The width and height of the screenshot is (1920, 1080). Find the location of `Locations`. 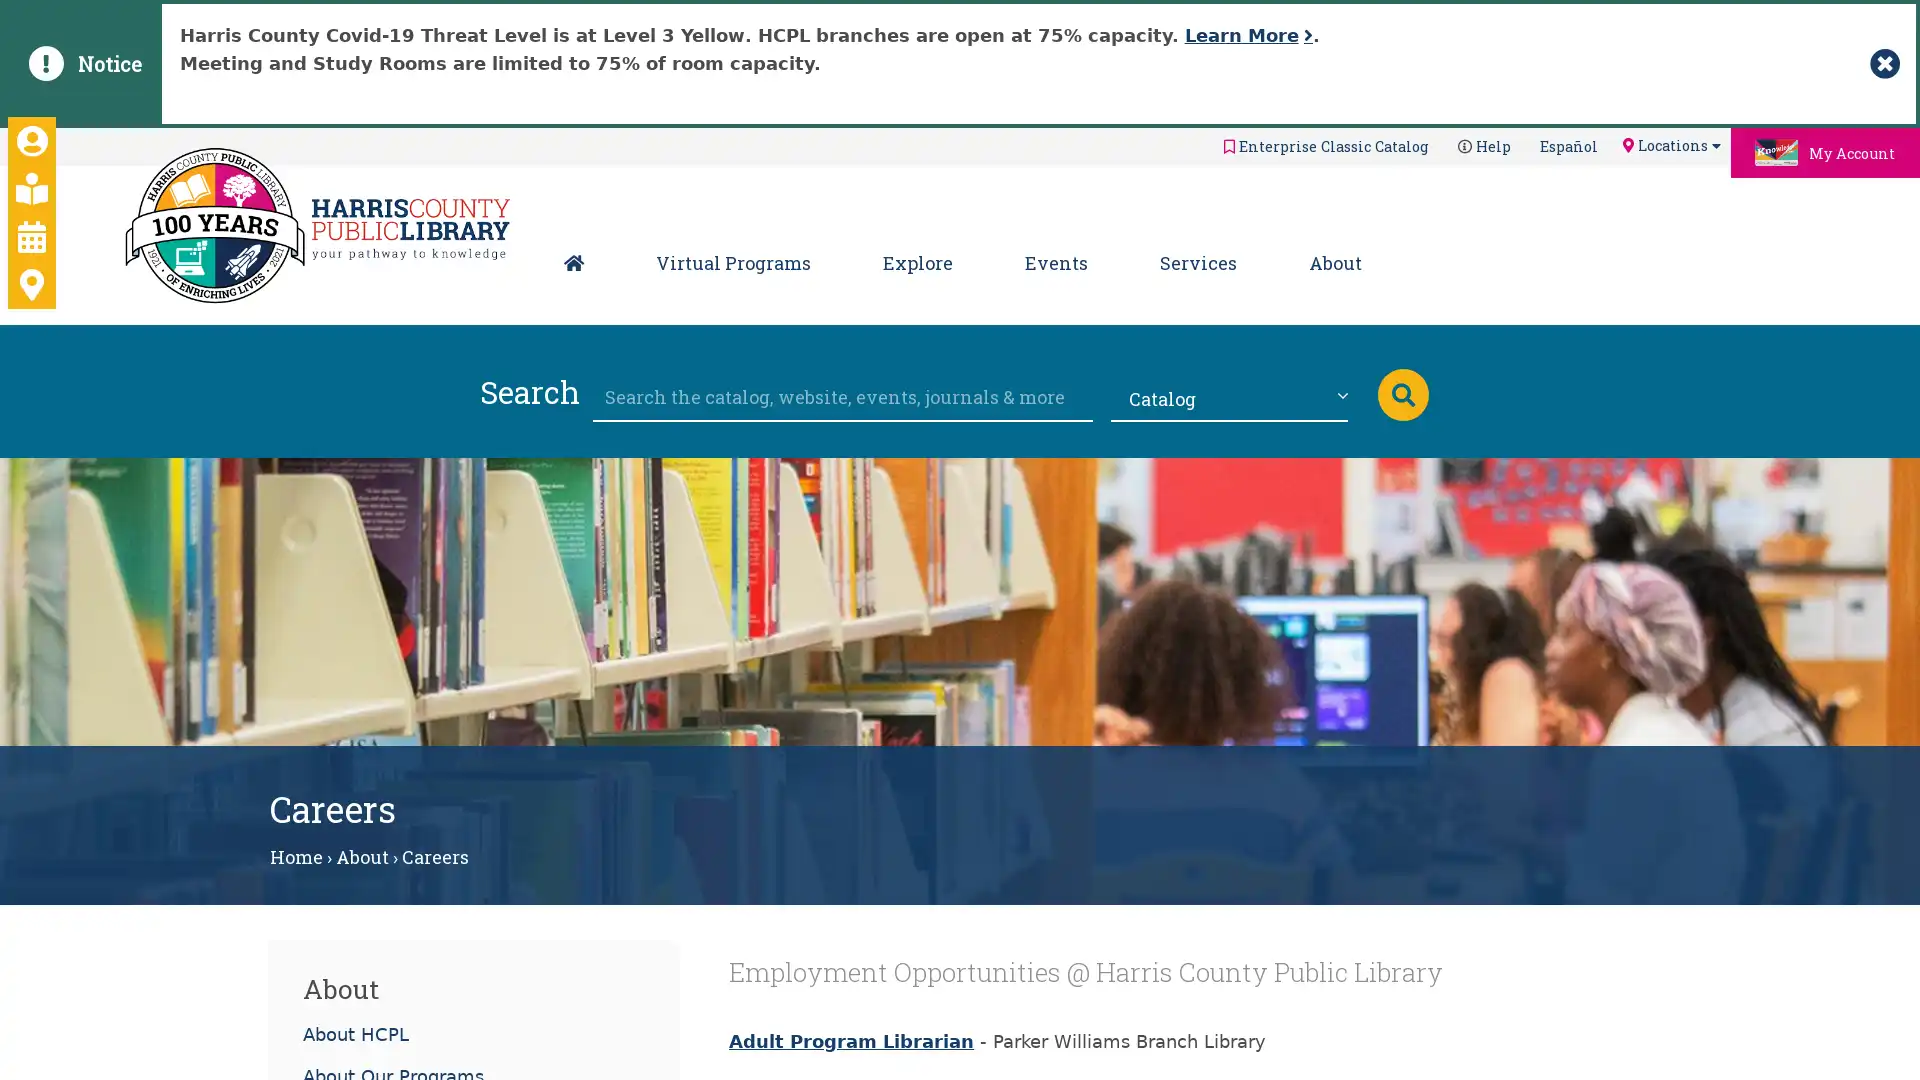

Locations is located at coordinates (1670, 144).